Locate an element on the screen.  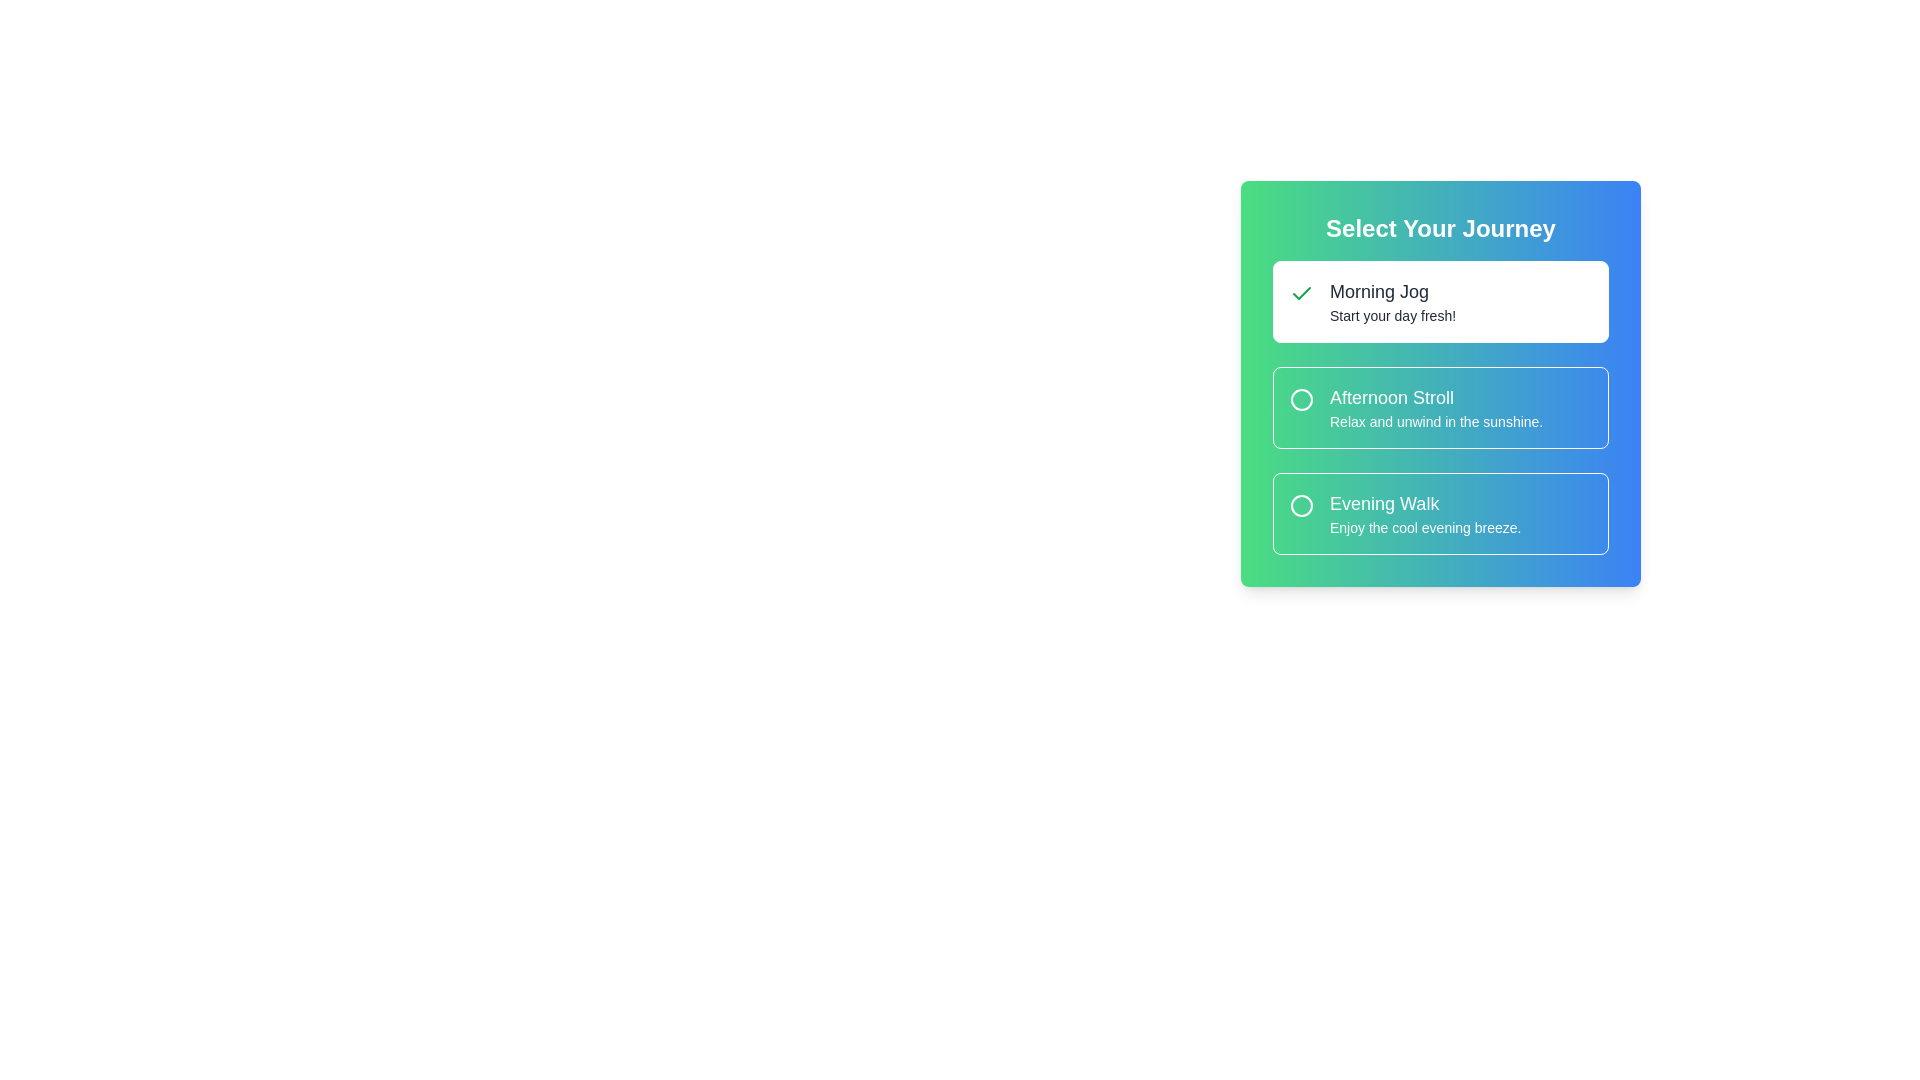
the 'Morning Jog' text block that displays the title and subtitle for the selection interface is located at coordinates (1391, 301).